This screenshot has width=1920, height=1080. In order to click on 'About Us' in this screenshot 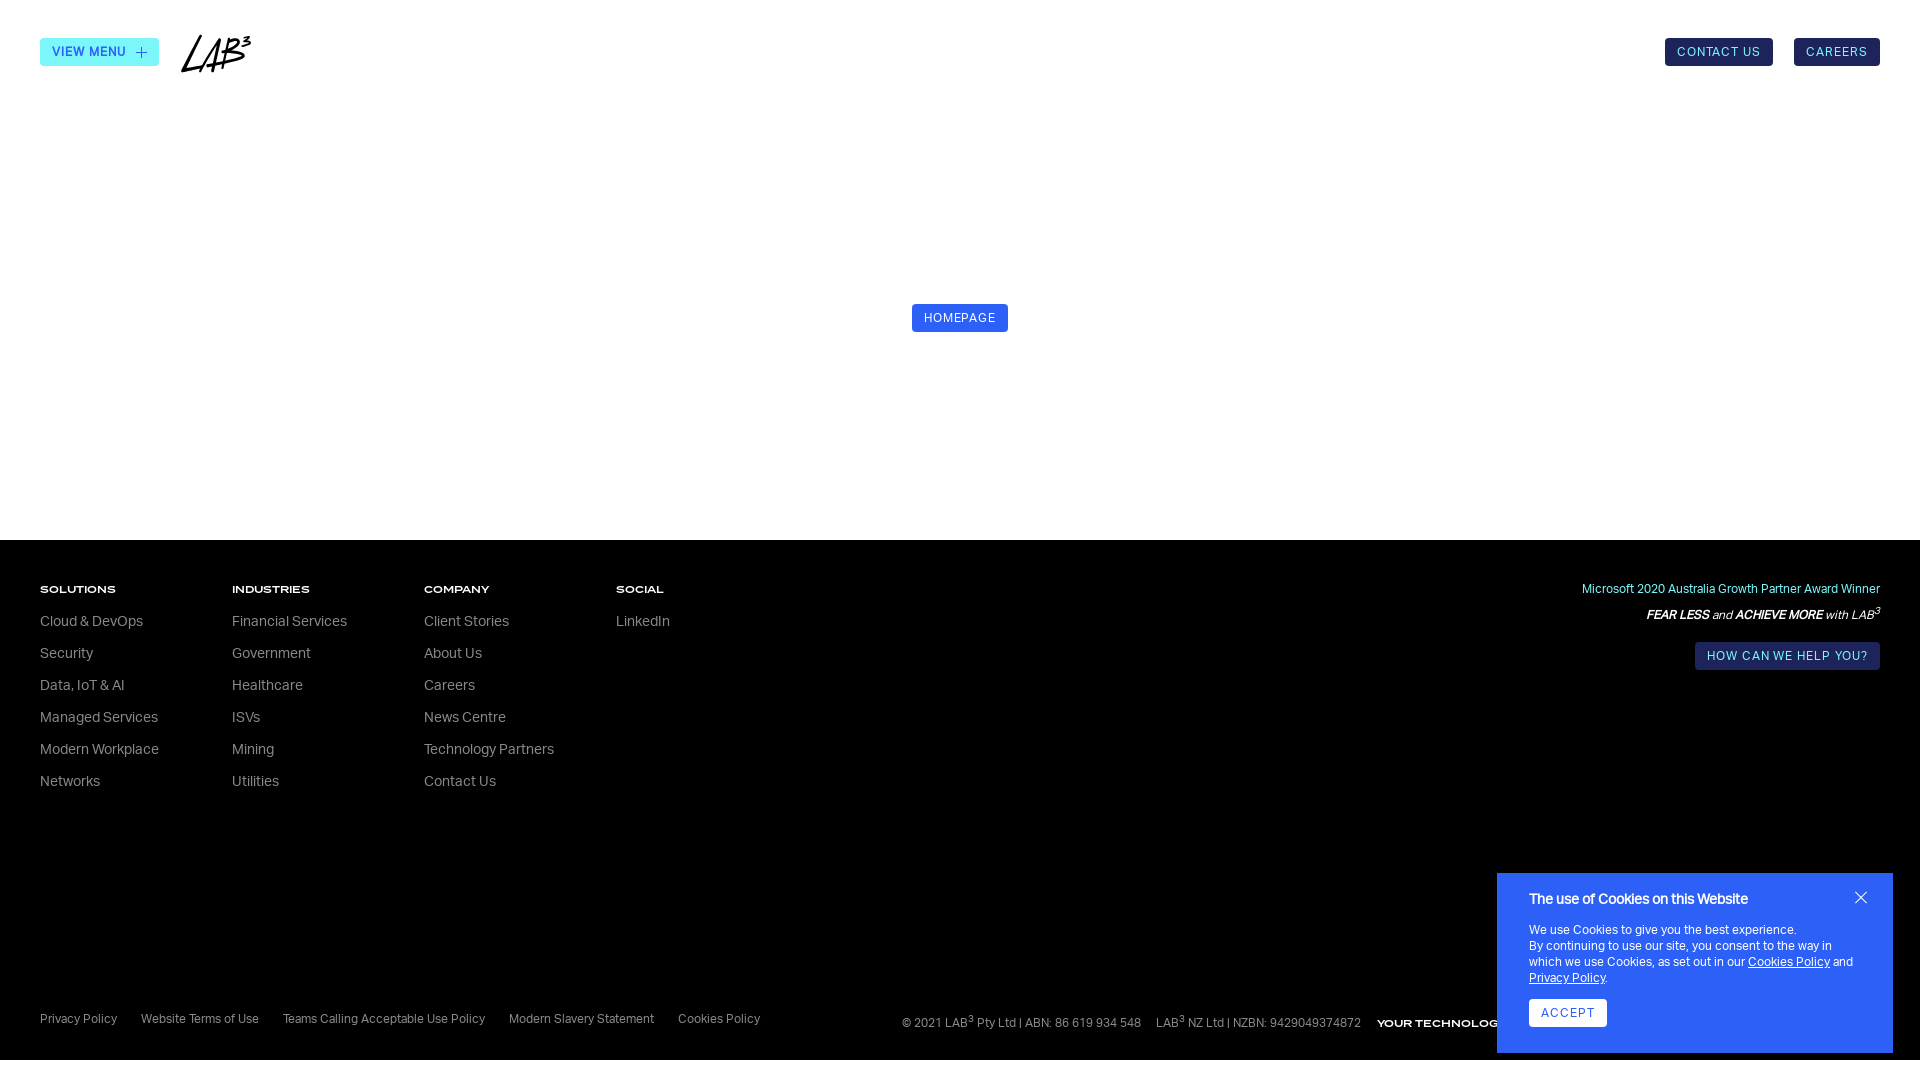, I will do `click(451, 654)`.